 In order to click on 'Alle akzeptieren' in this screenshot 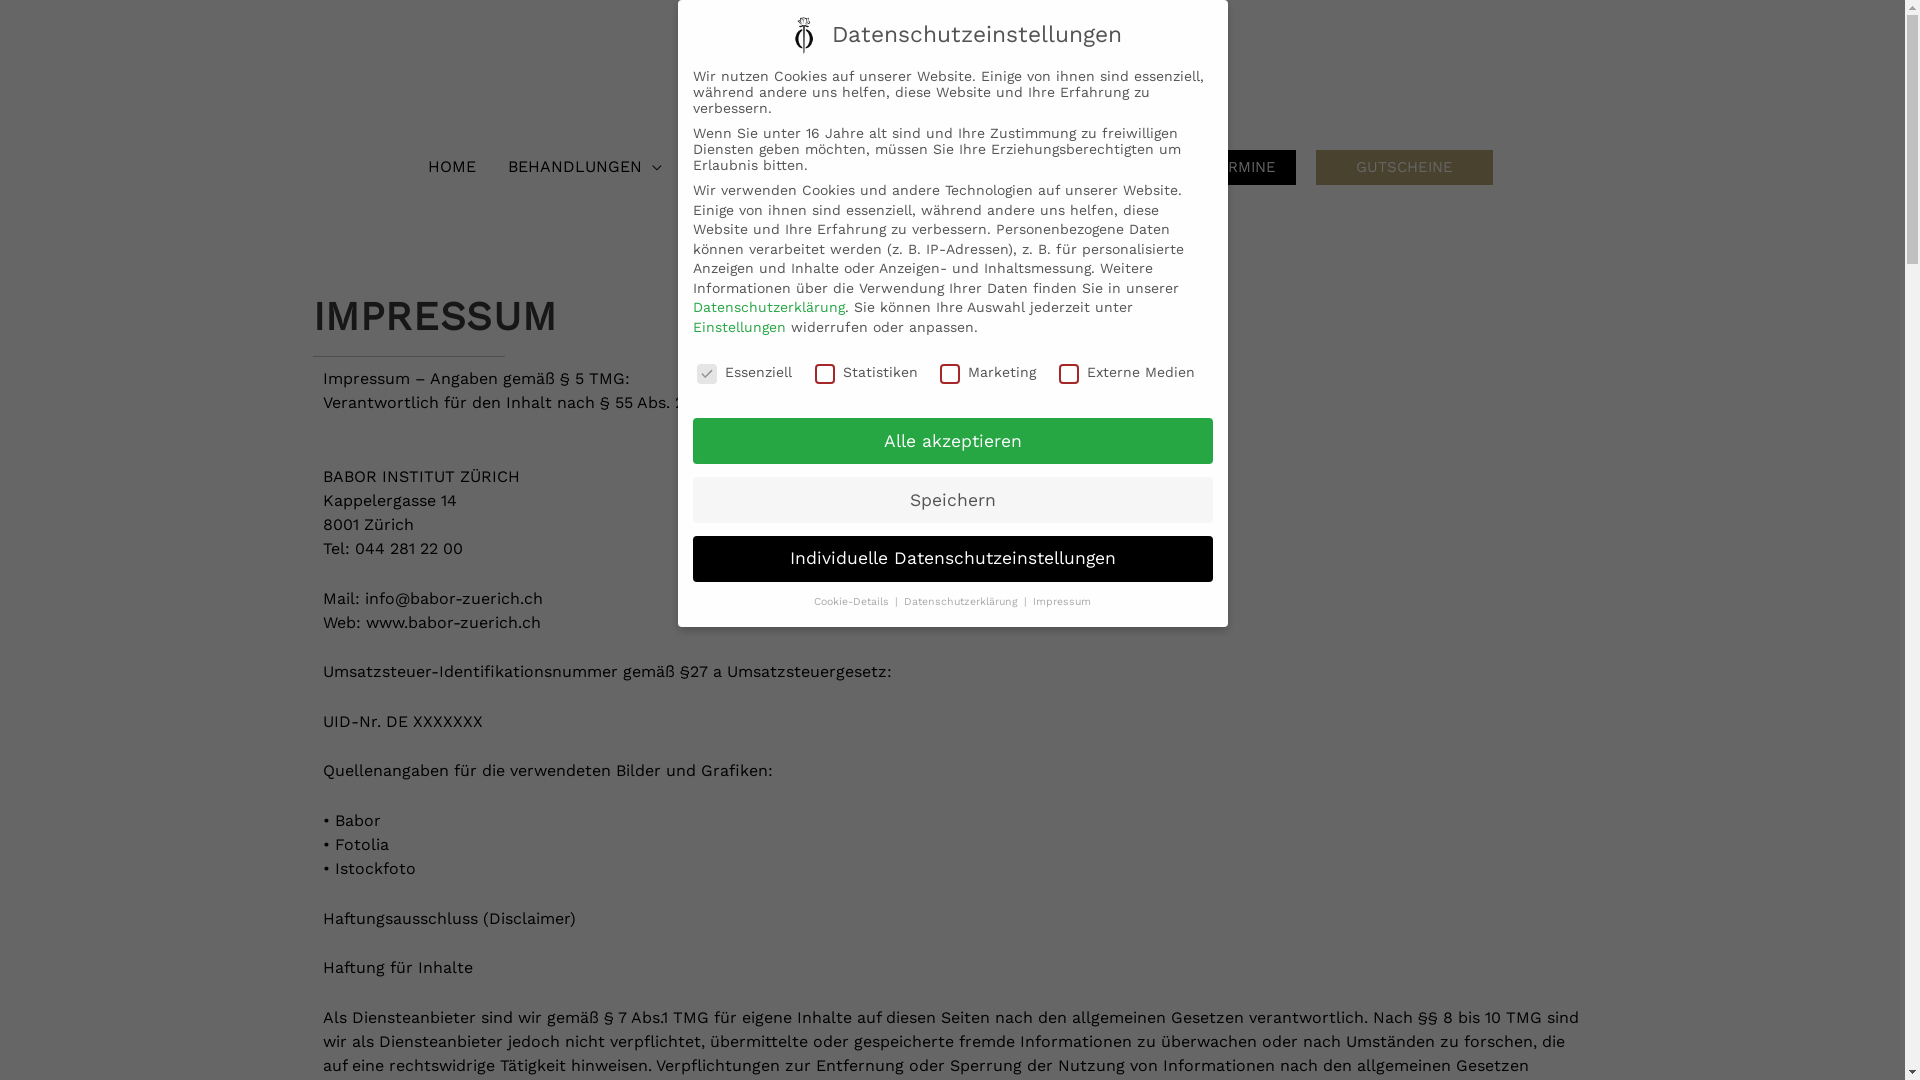, I will do `click(950, 439)`.